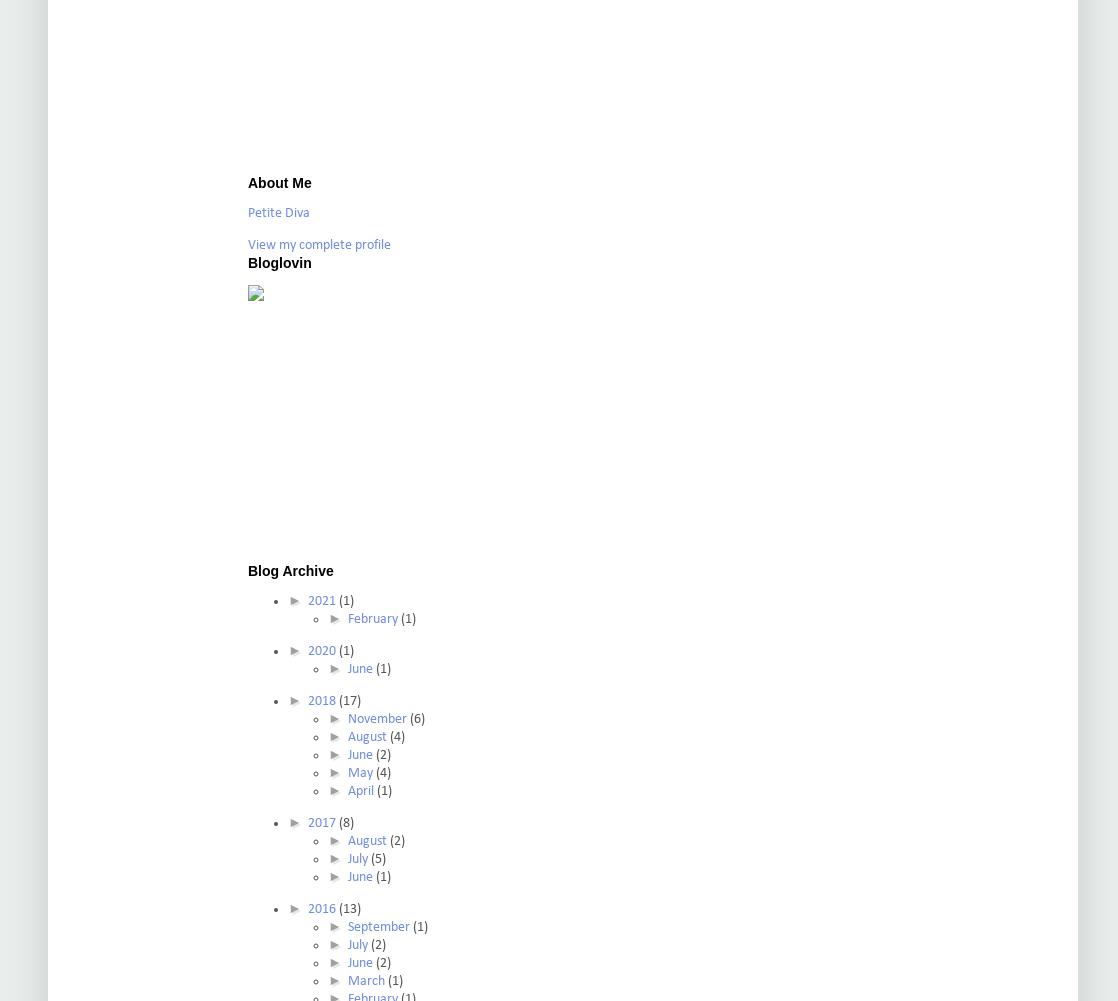  What do you see at coordinates (321, 909) in the screenshot?
I see `'2016'` at bounding box center [321, 909].